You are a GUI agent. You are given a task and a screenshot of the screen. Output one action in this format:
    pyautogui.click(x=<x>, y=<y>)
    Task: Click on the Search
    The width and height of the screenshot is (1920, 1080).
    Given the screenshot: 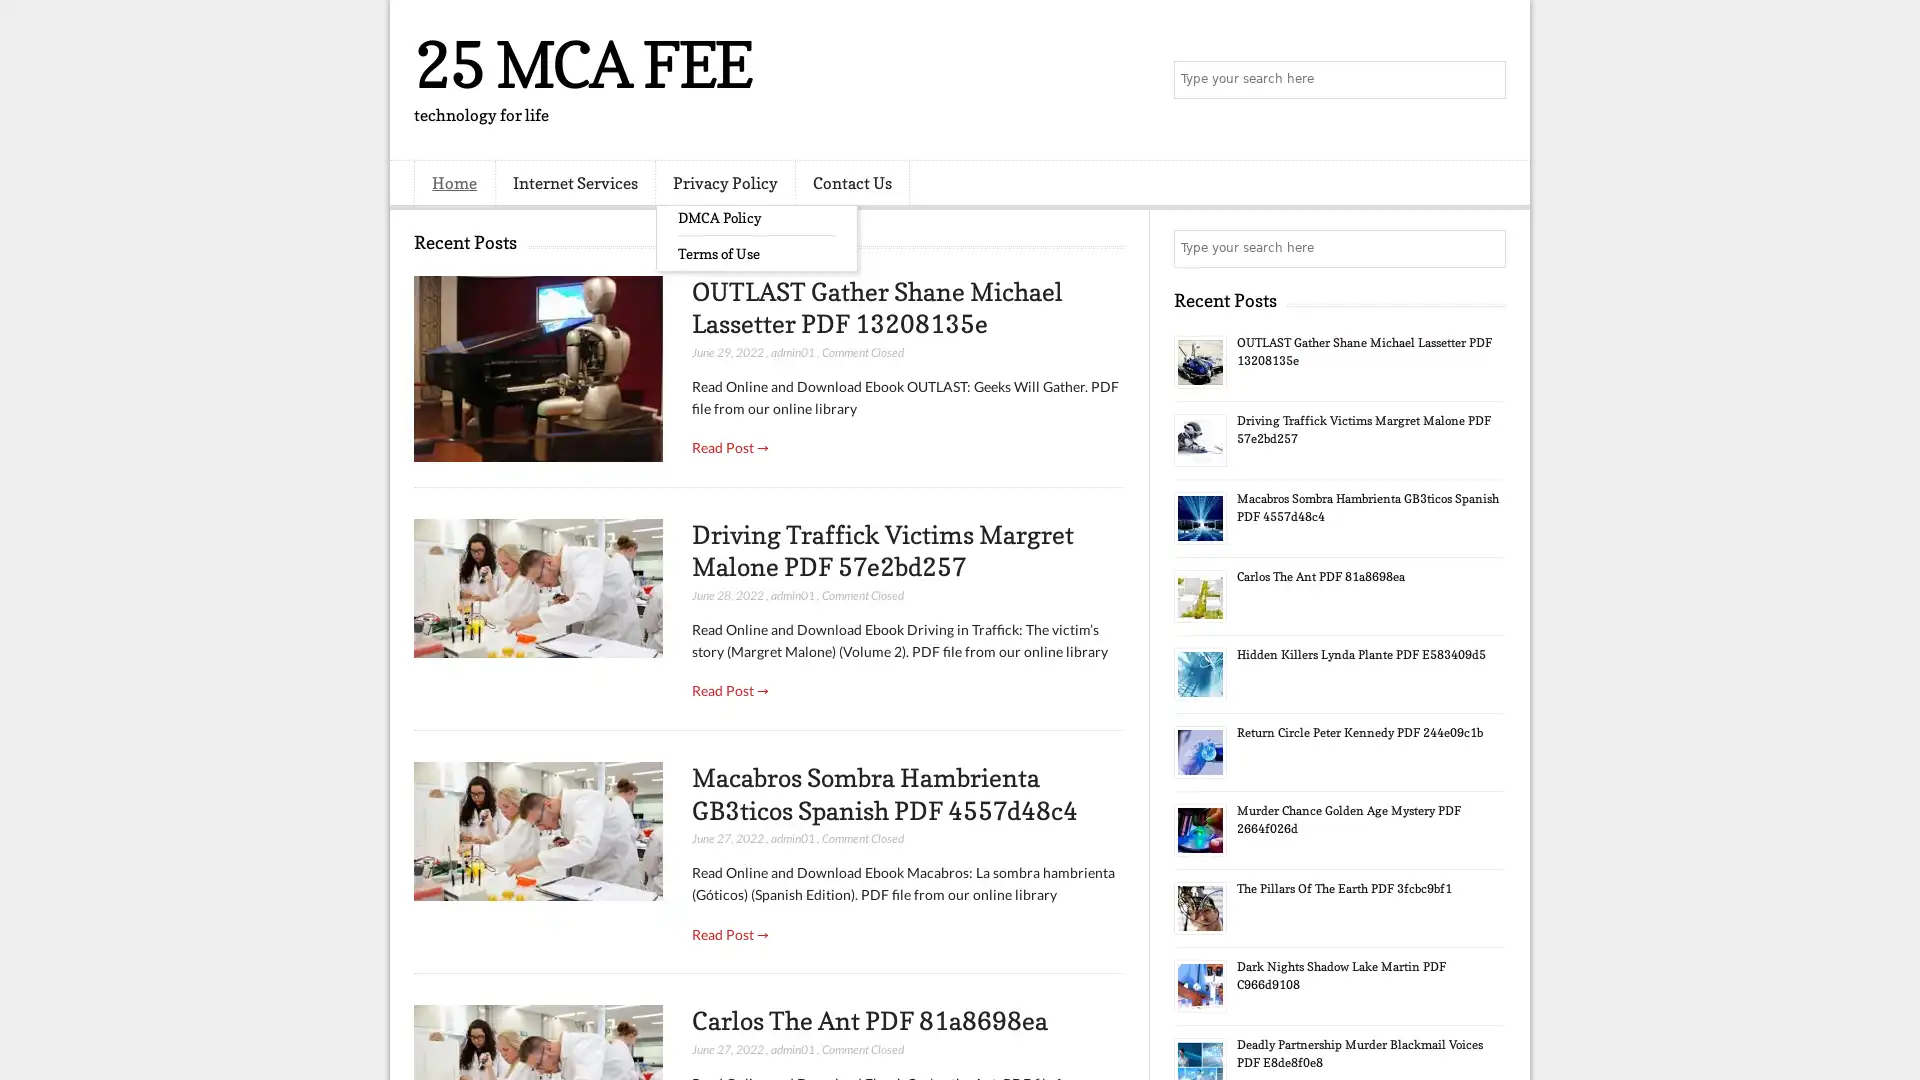 What is the action you would take?
    pyautogui.click(x=1485, y=80)
    